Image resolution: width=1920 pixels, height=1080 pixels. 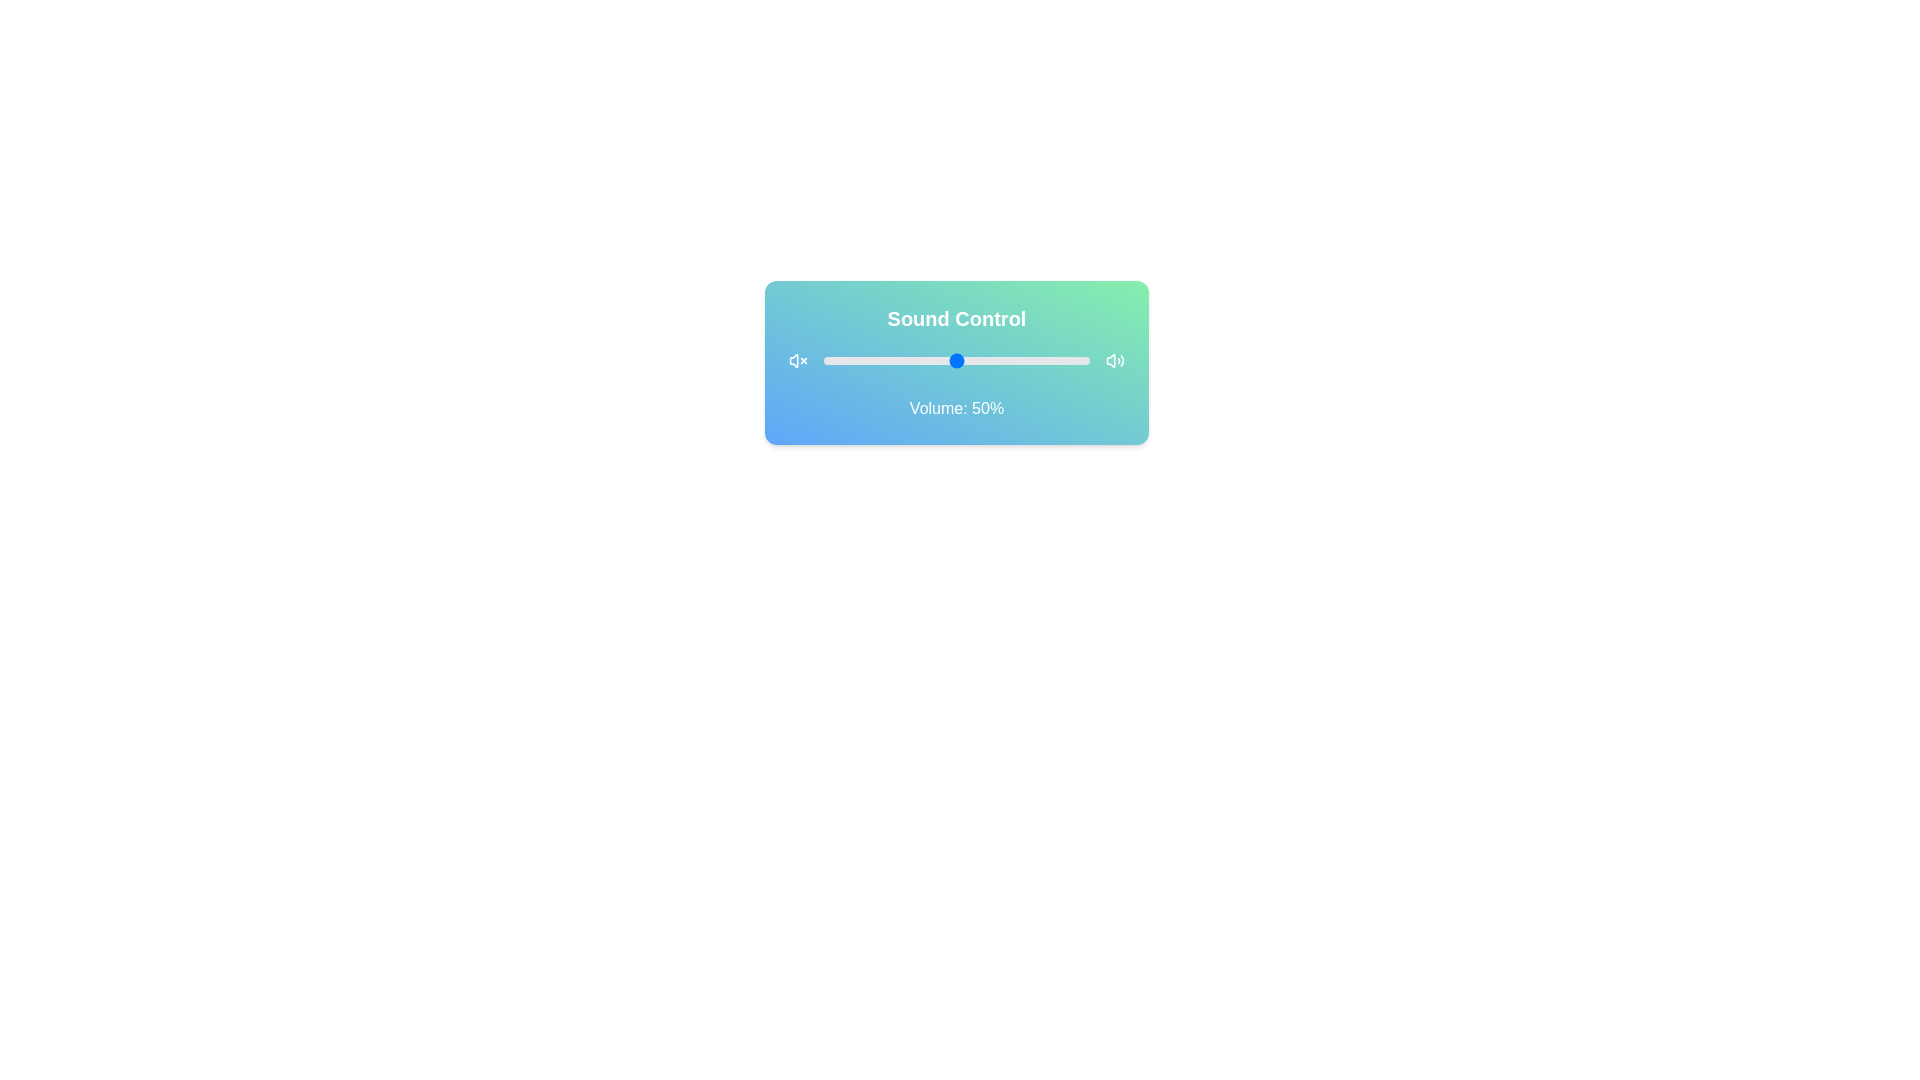 I want to click on the volume, so click(x=847, y=361).